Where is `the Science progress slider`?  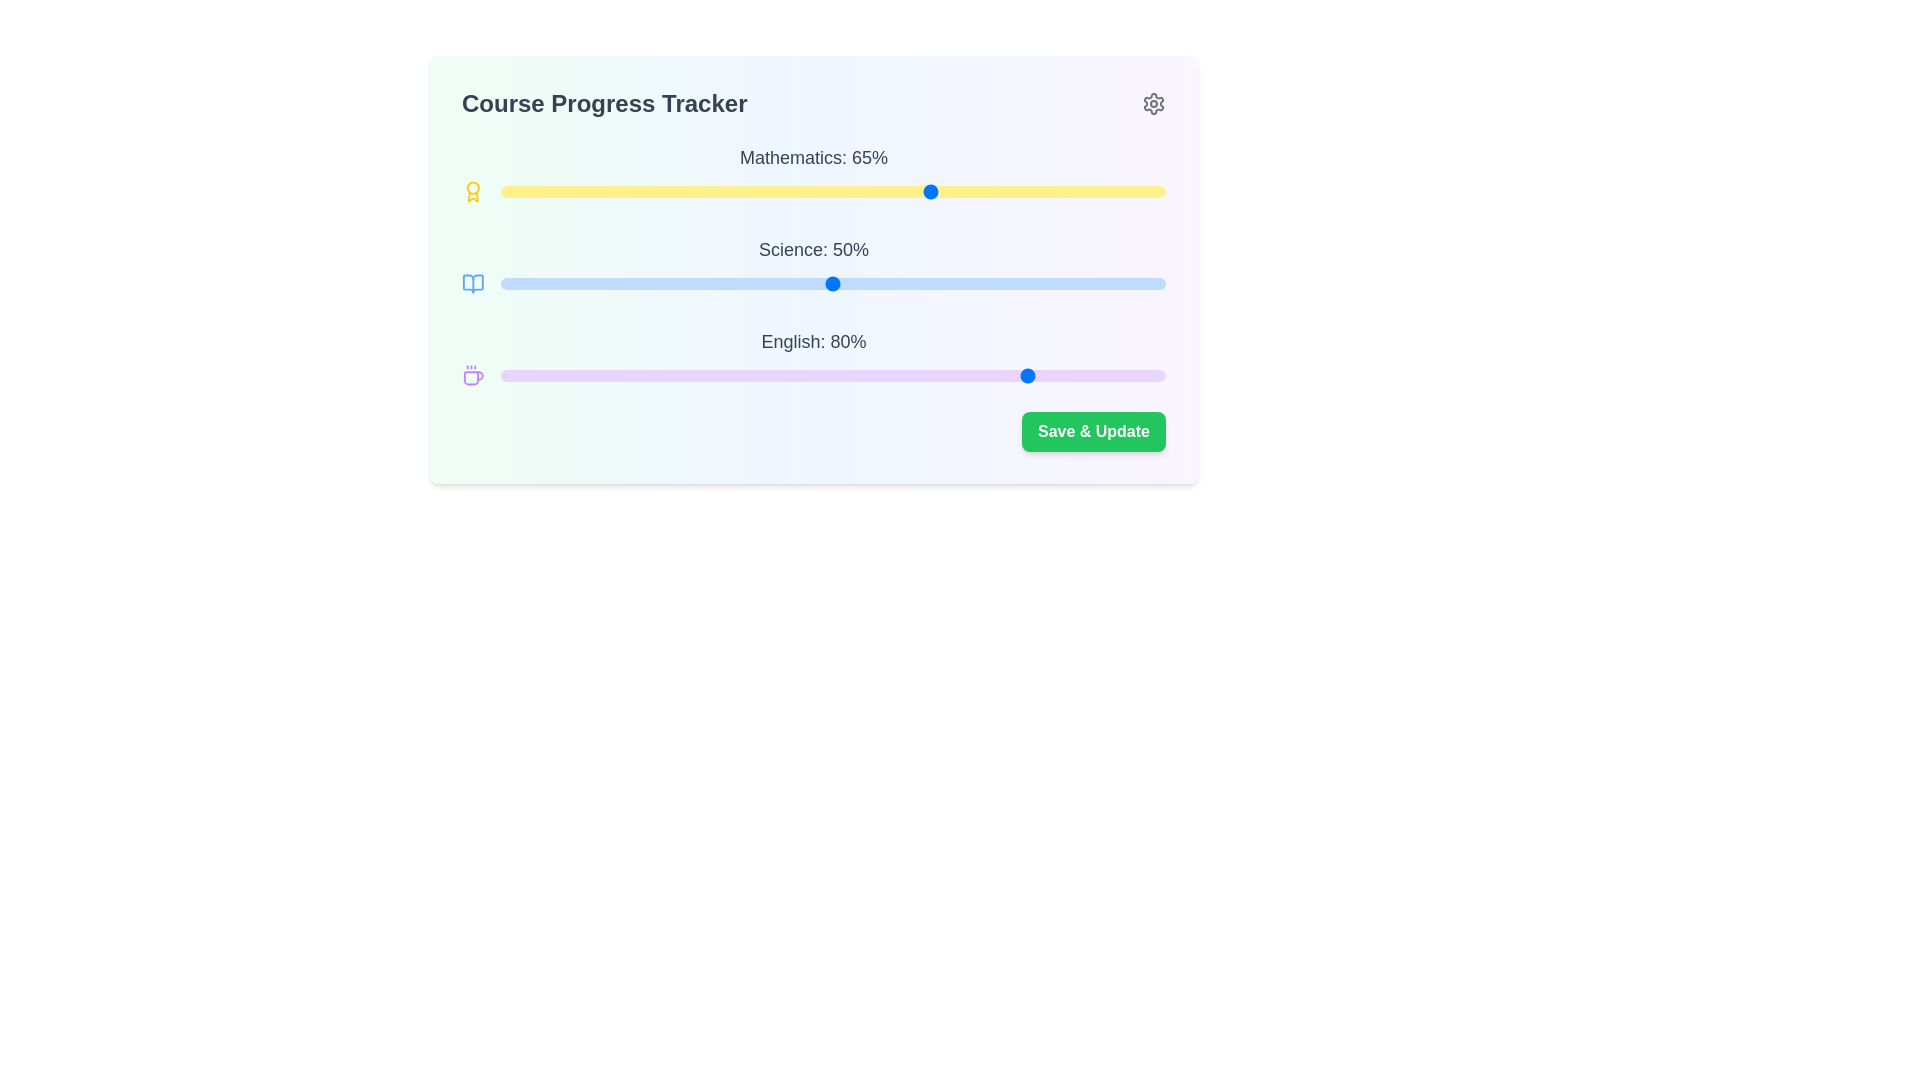
the Science progress slider is located at coordinates (771, 284).